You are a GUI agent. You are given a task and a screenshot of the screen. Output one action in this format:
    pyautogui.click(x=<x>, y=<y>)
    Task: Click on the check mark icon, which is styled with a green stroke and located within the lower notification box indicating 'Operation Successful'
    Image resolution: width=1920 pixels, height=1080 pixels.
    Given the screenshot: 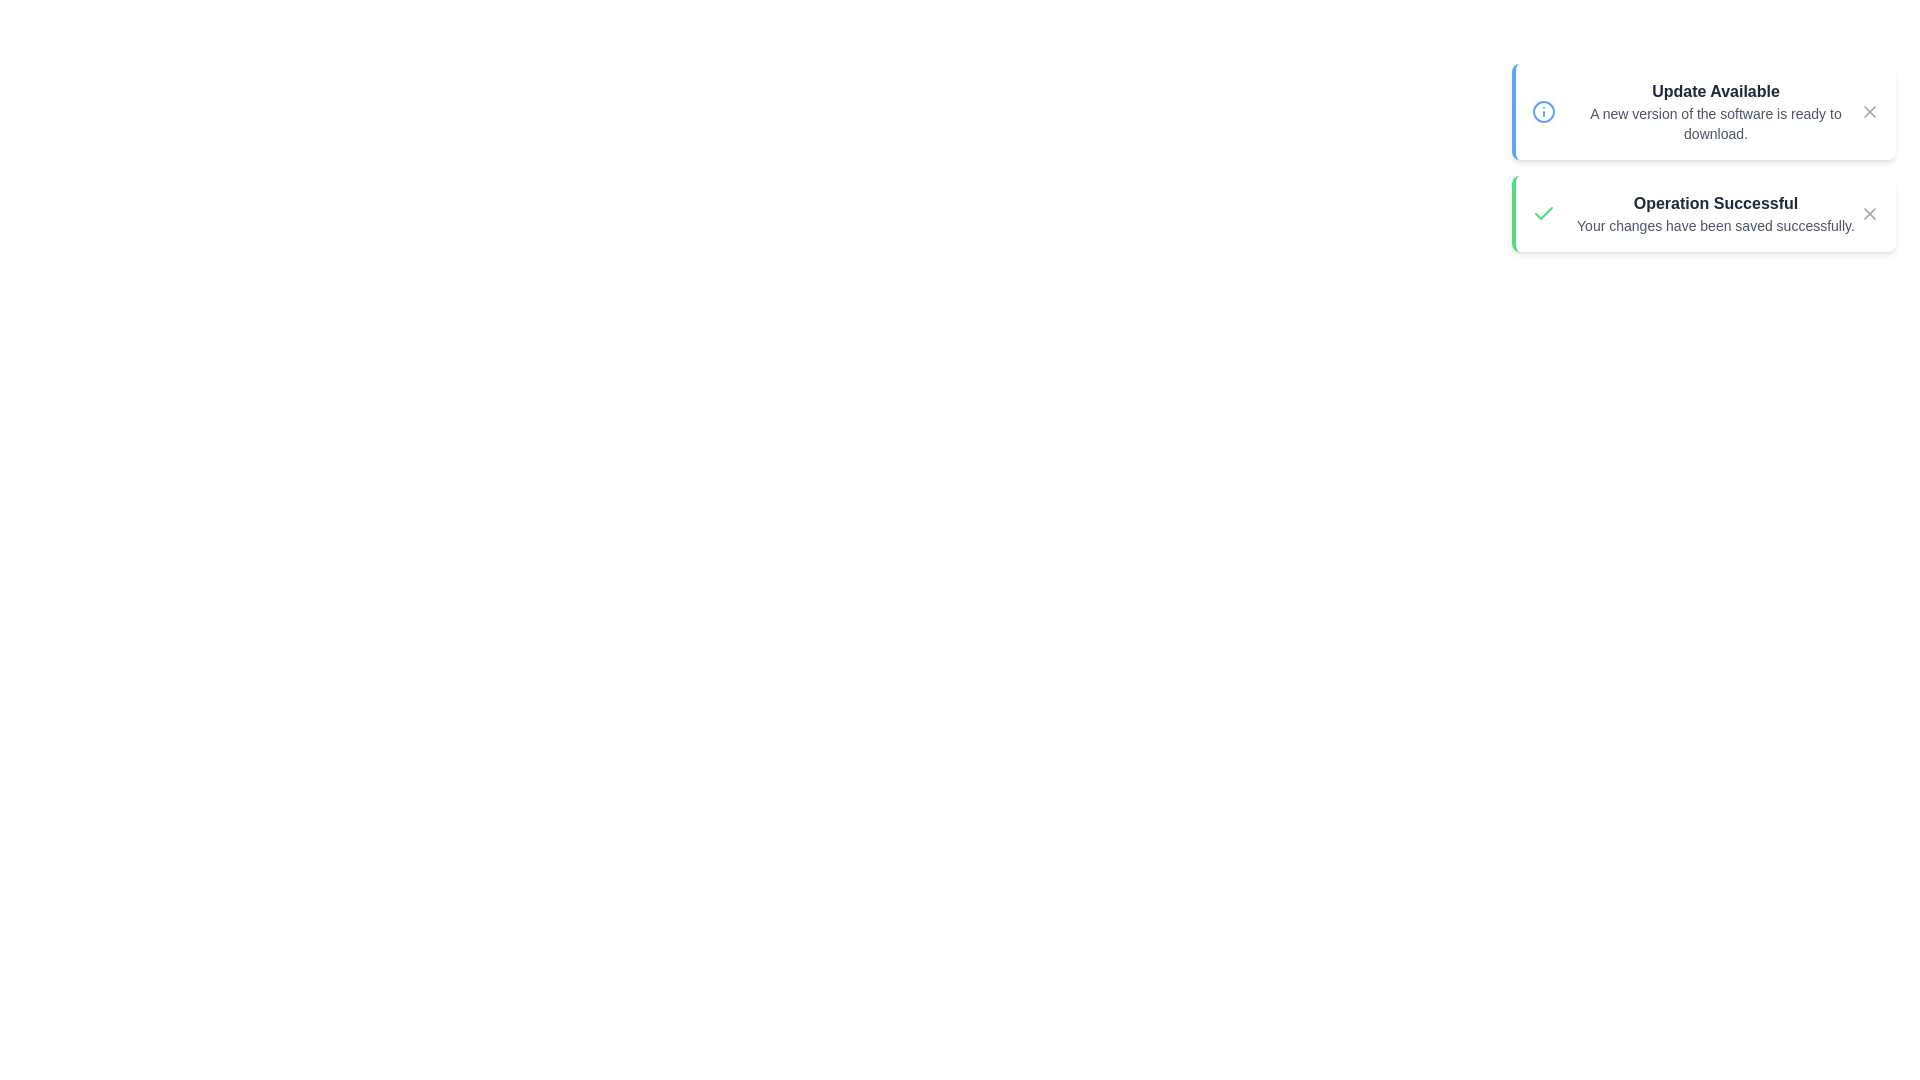 What is the action you would take?
    pyautogui.click(x=1543, y=213)
    